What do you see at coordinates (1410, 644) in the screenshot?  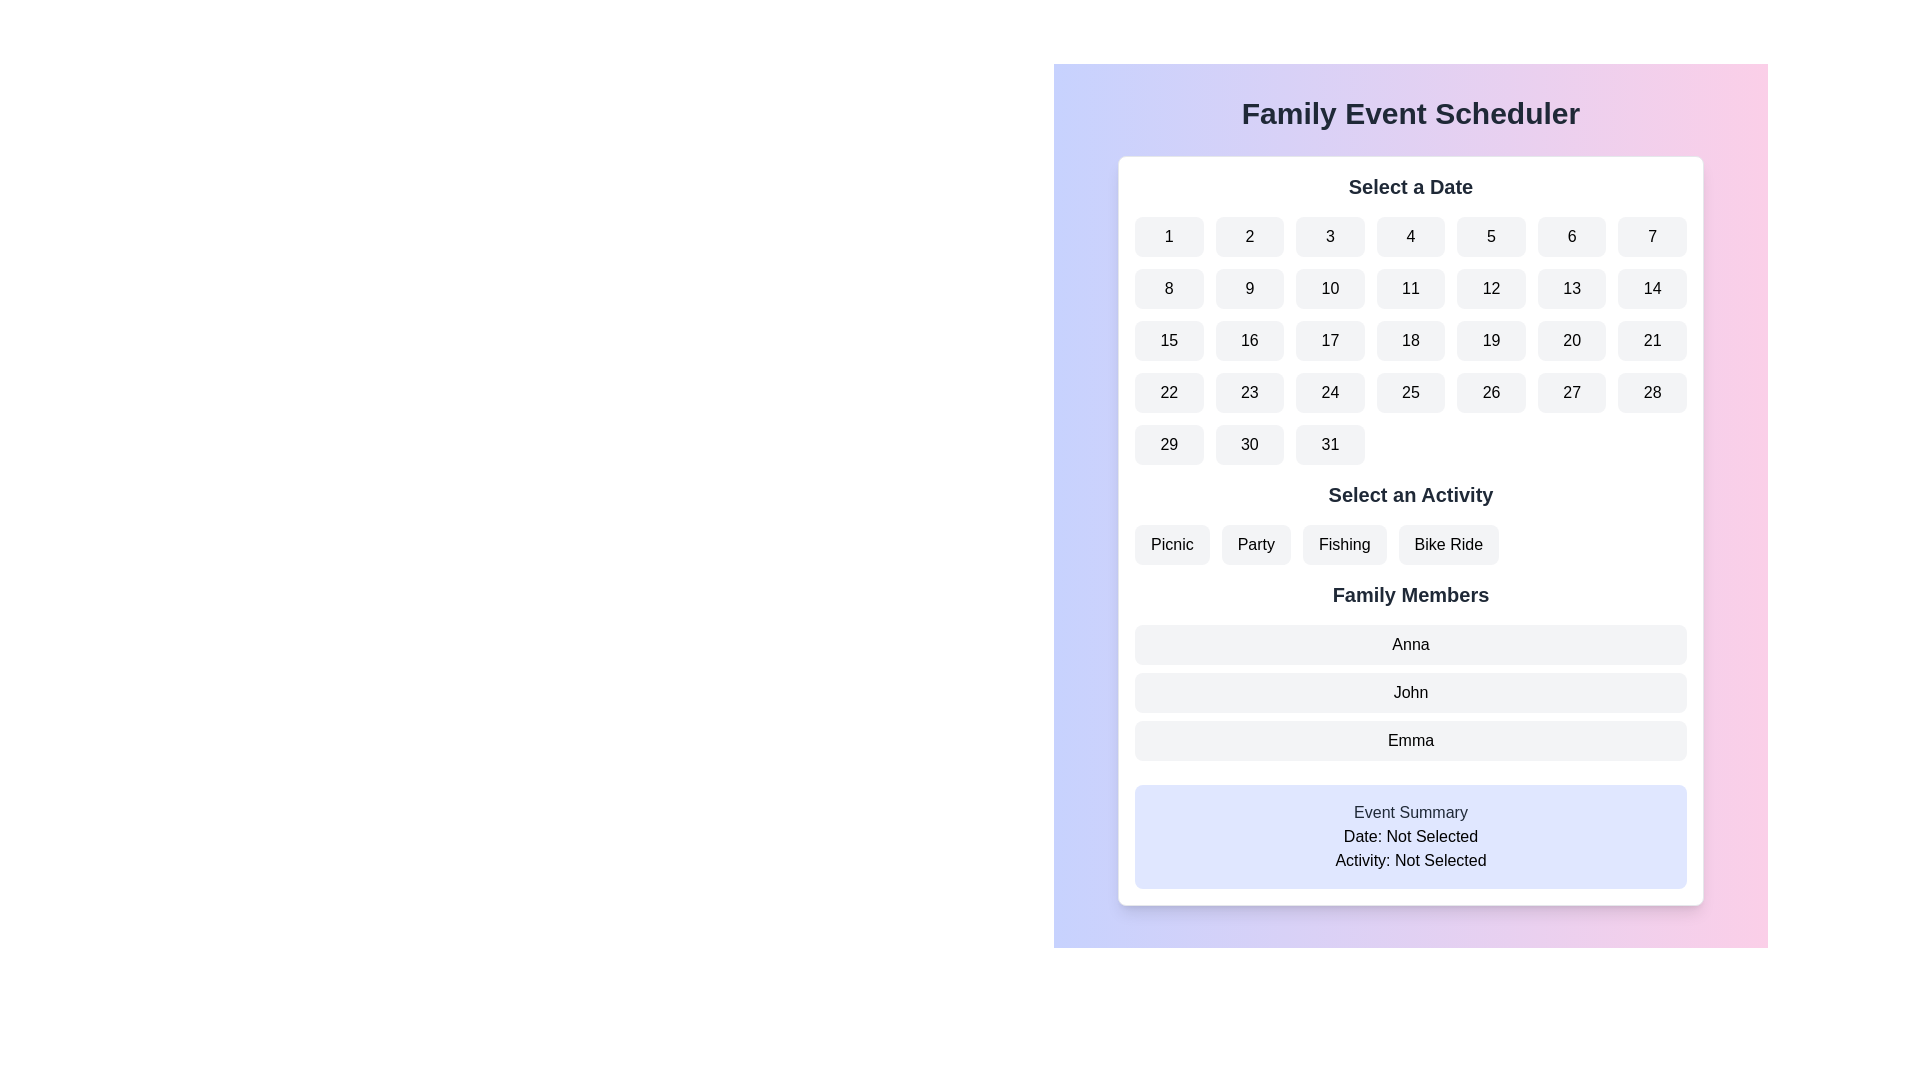 I see `the button labeled 'Anna', which is the first button in a vertical list below the 'Family Members' heading` at bounding box center [1410, 644].